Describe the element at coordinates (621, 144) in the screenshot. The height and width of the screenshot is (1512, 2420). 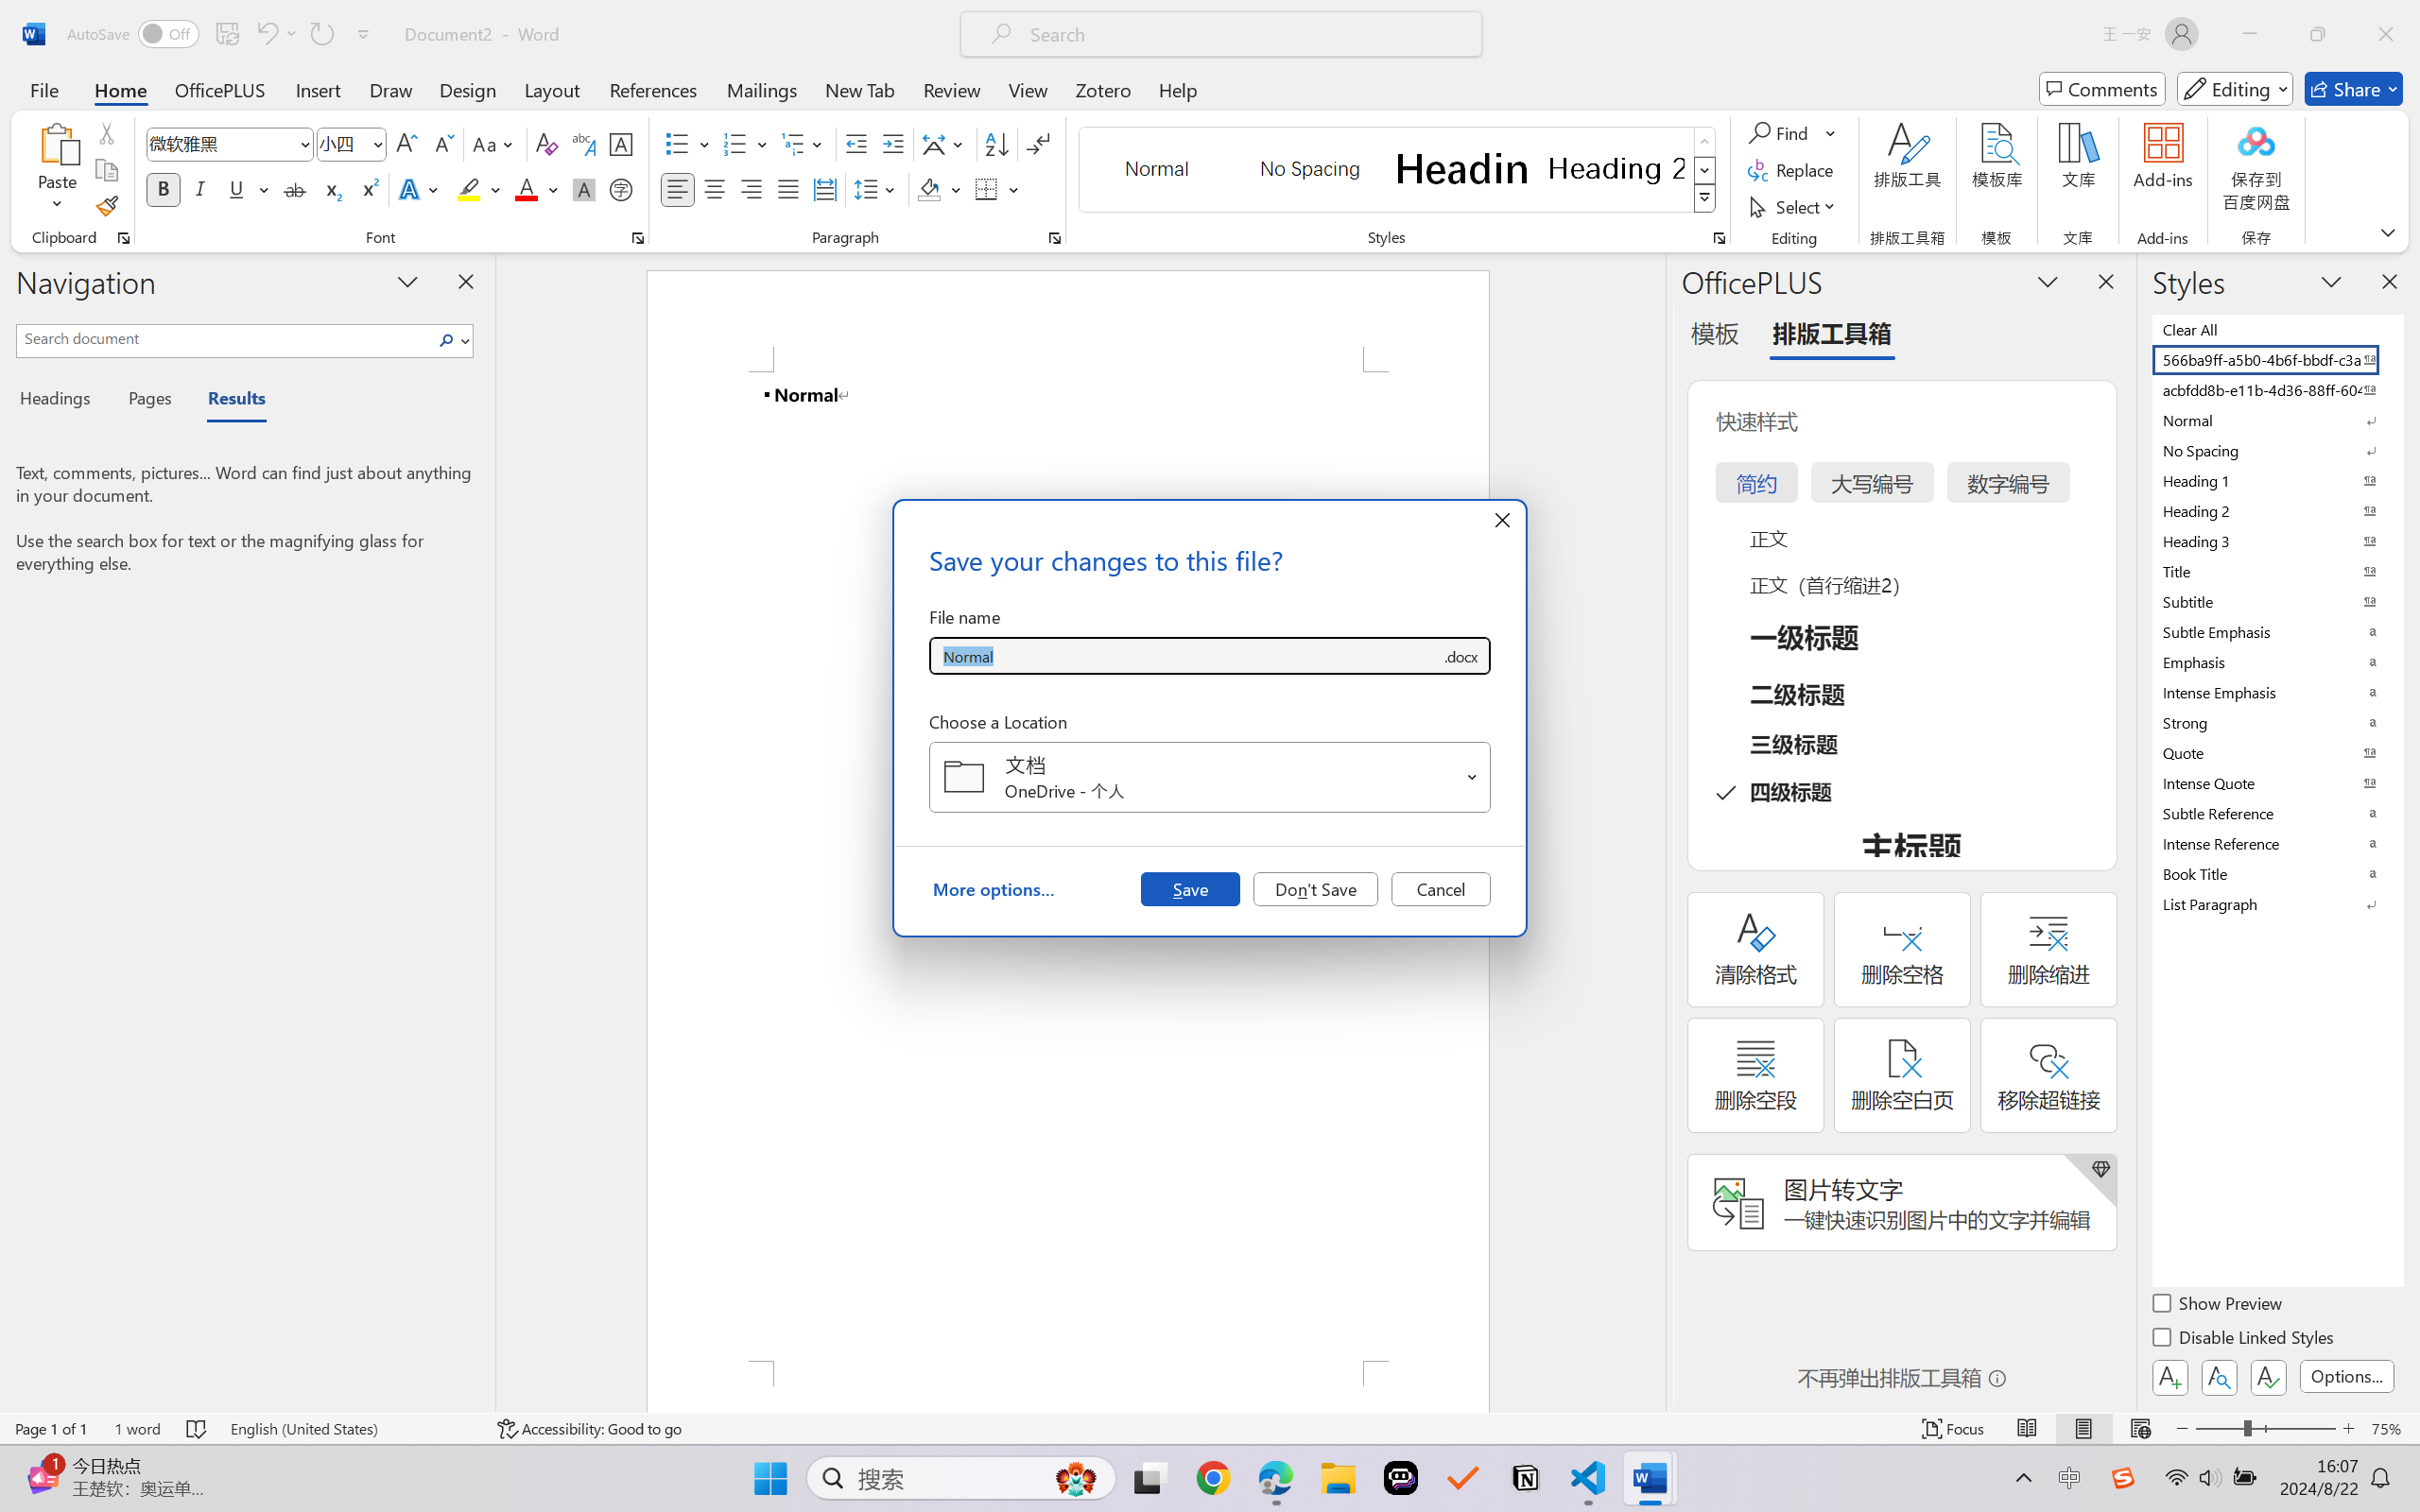
I see `'Character Border'` at that location.